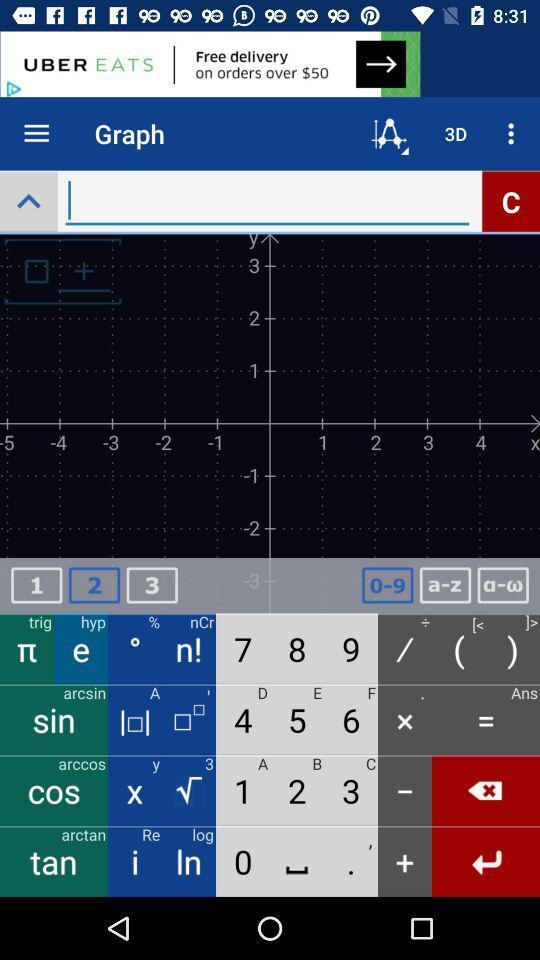 This screenshot has height=960, width=540. What do you see at coordinates (151, 585) in the screenshot?
I see `numeric box option` at bounding box center [151, 585].